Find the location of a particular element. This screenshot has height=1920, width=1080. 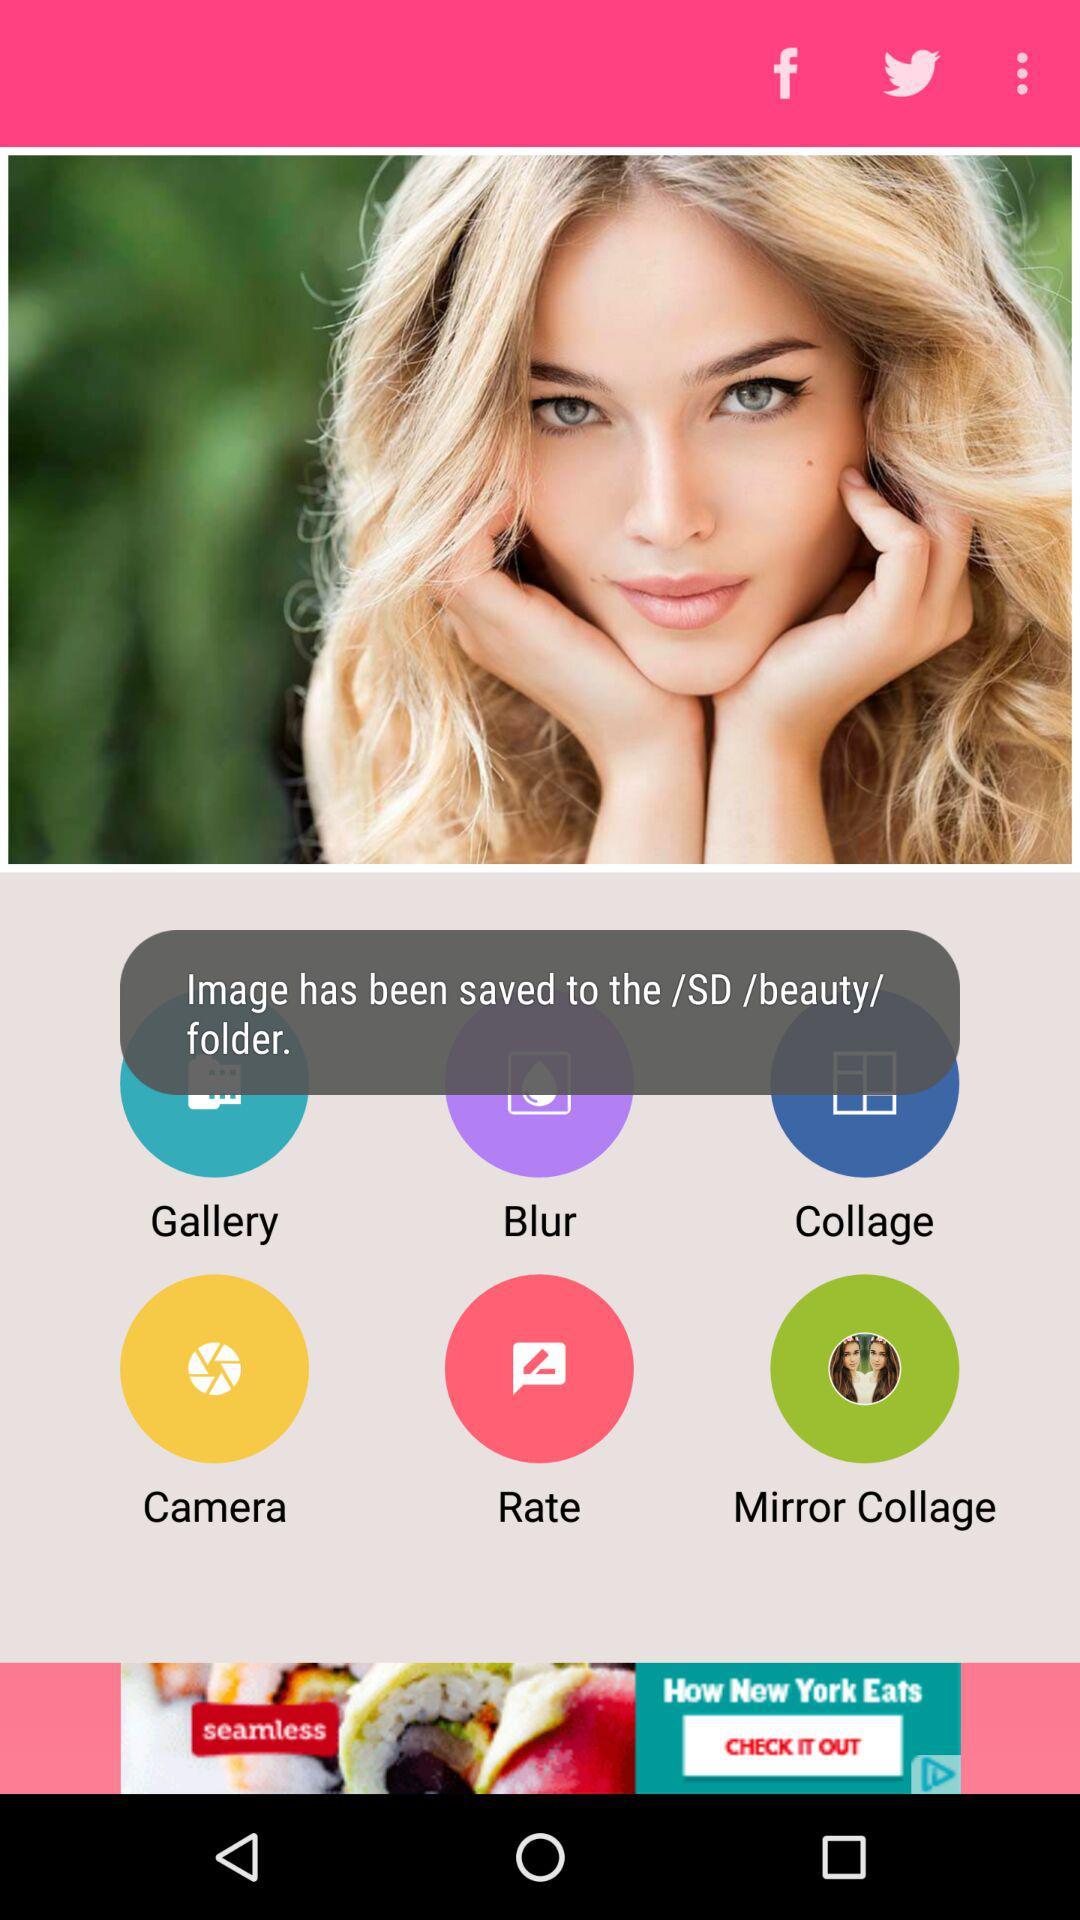

the email icon is located at coordinates (214, 1082).